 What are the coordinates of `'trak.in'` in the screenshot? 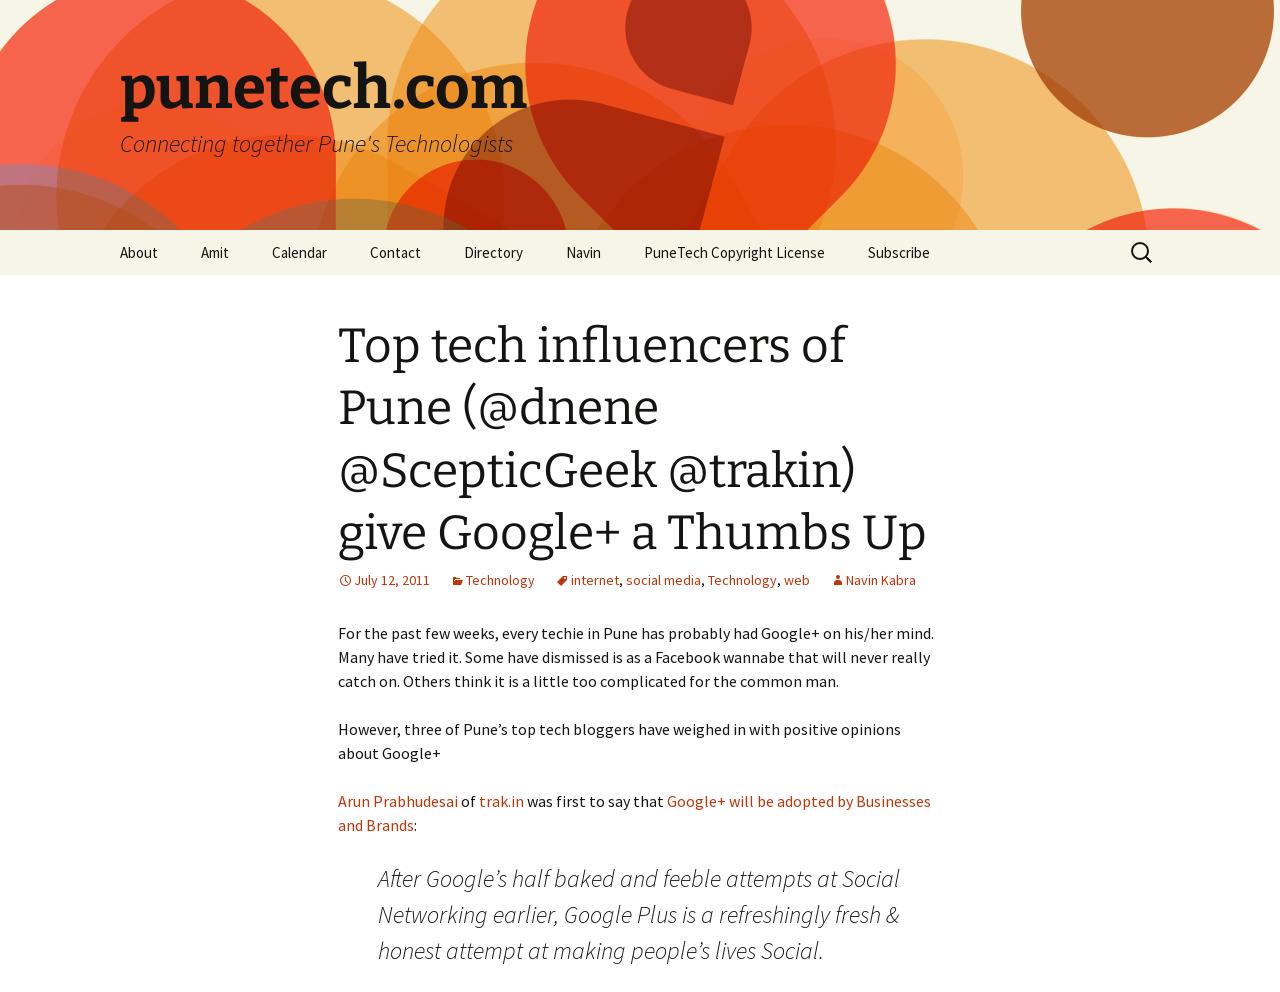 It's located at (501, 800).